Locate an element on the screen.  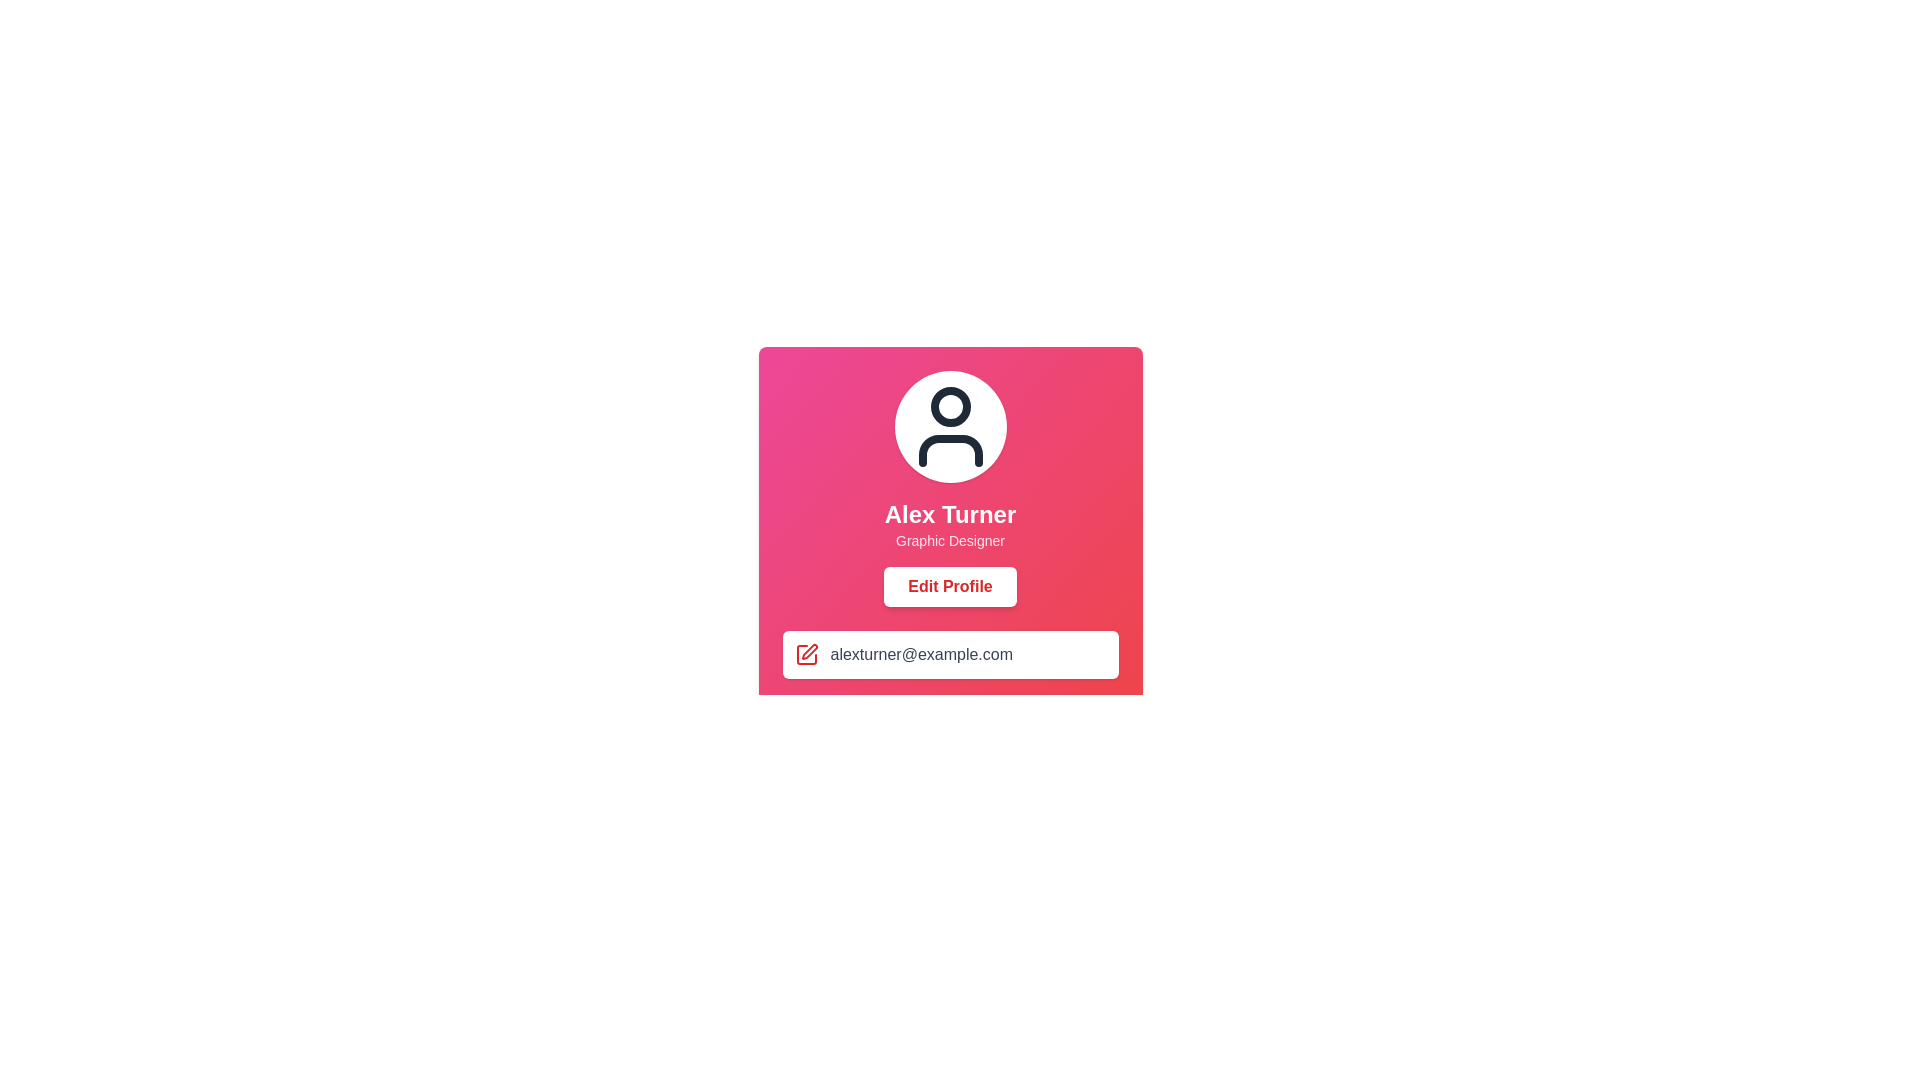
the red square-shaped icon with a pen graphic located to the left of the email address field in the profile card is located at coordinates (806, 655).